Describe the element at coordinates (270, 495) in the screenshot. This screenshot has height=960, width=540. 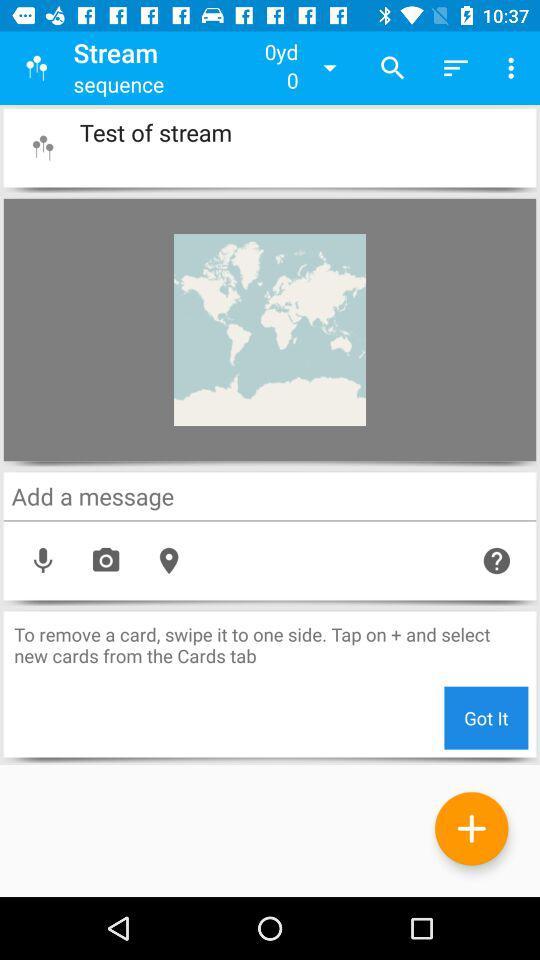
I see `write message` at that location.